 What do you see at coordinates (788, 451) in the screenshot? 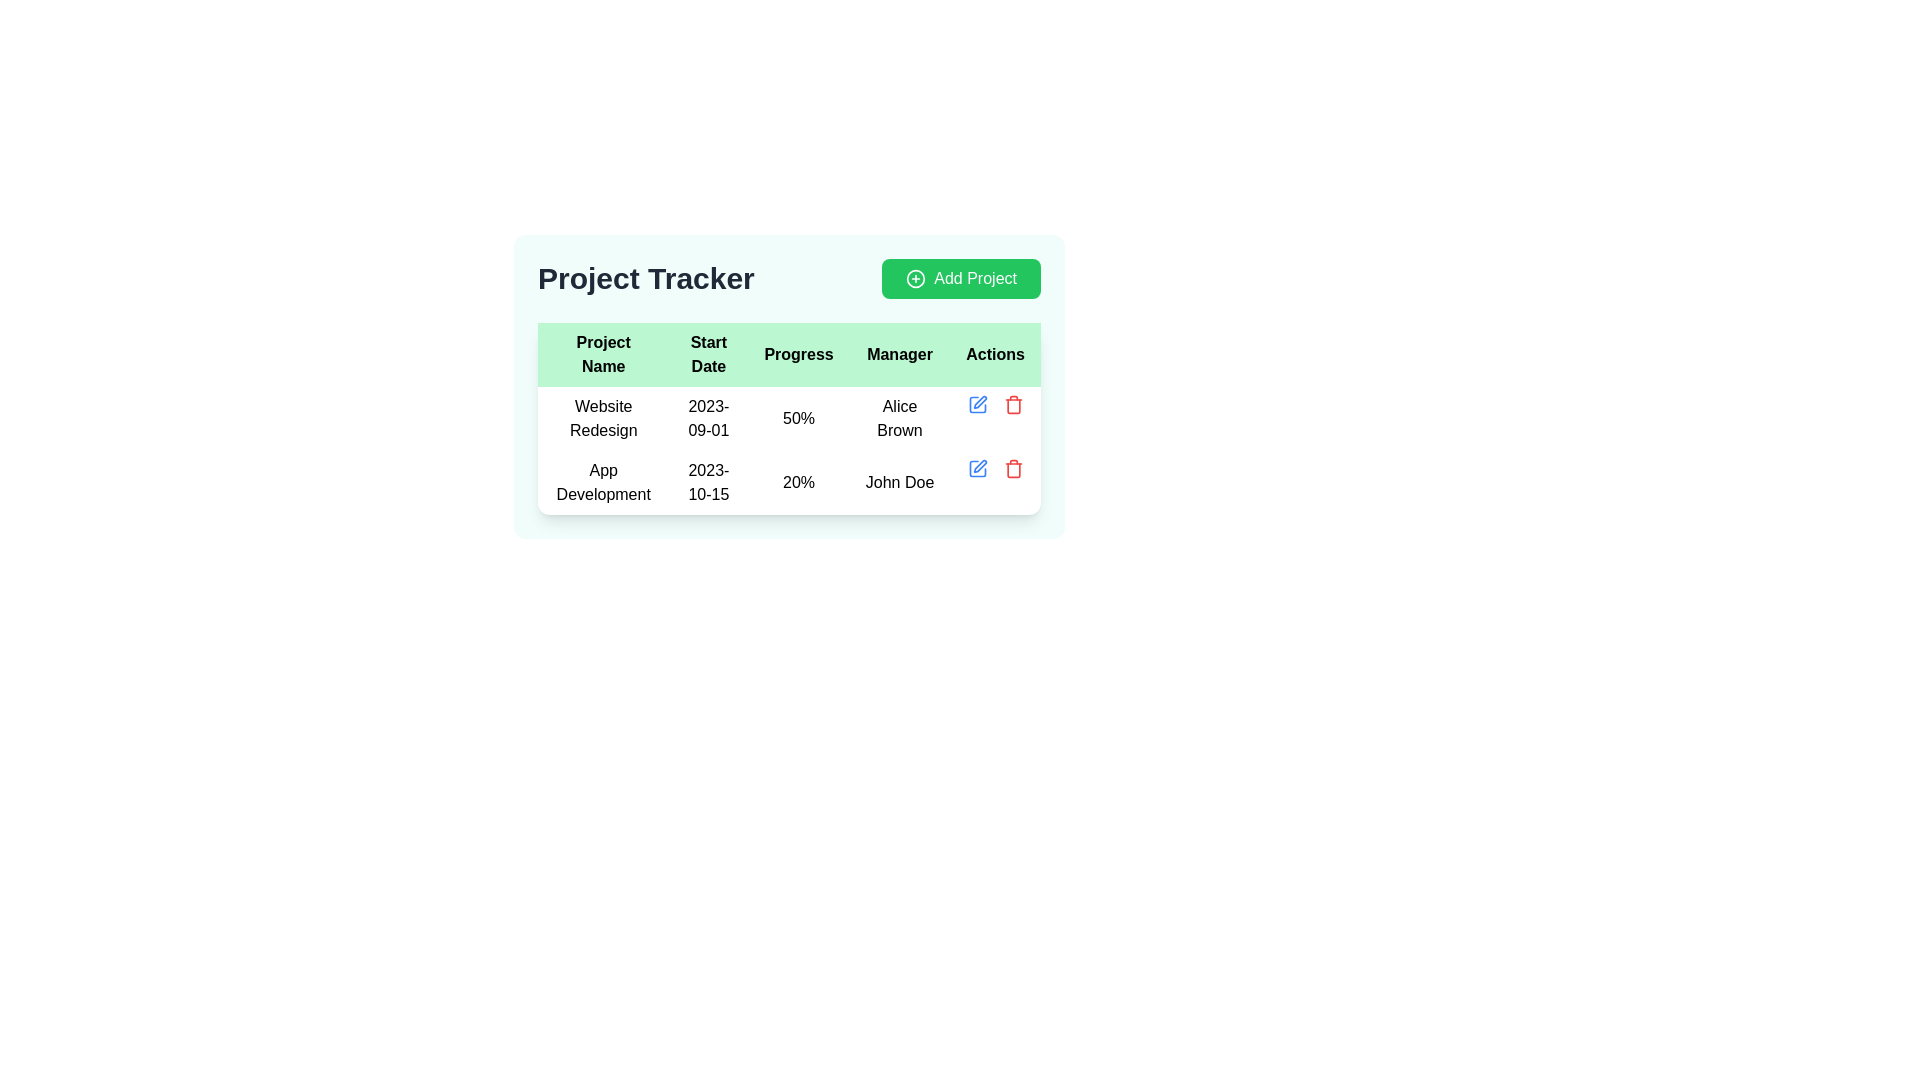
I see `the second row of the Project Tracker table displaying project data for 'App Development', which includes '2023-10-15', '20%', and 'John Doe'` at bounding box center [788, 451].